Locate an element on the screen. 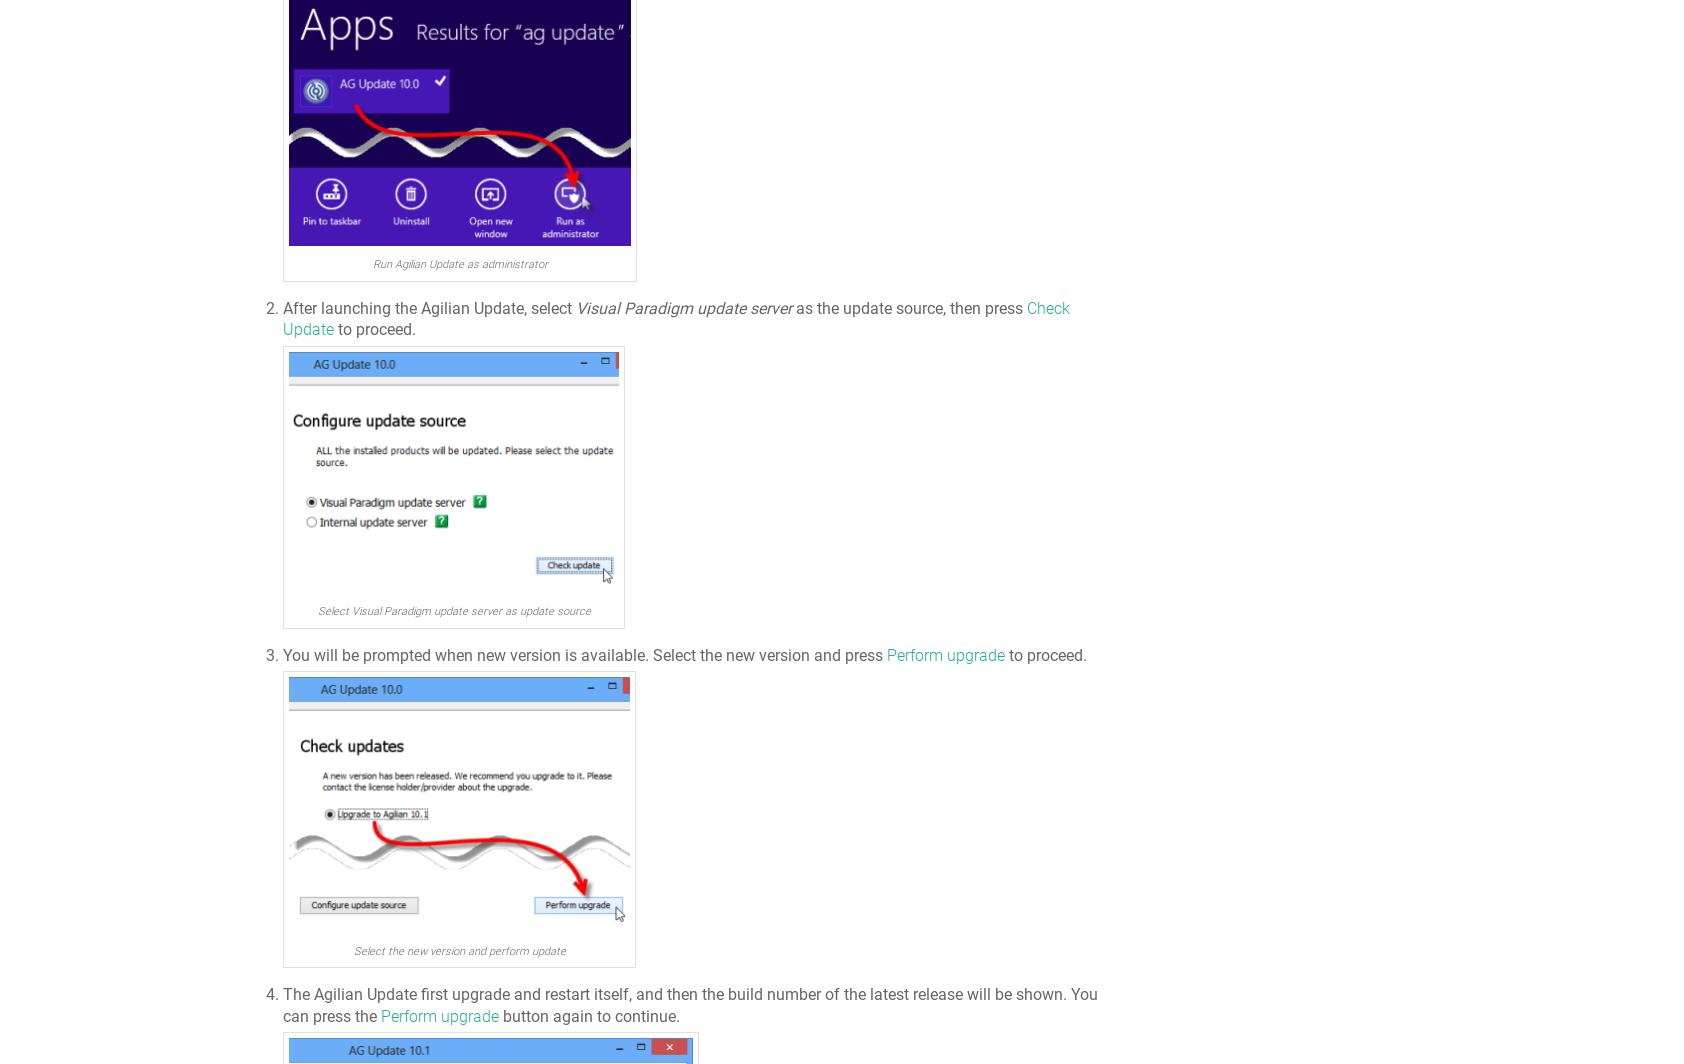 Image resolution: width=1684 pixels, height=1064 pixels. 'Run Agilian Update as administrator' is located at coordinates (458, 264).